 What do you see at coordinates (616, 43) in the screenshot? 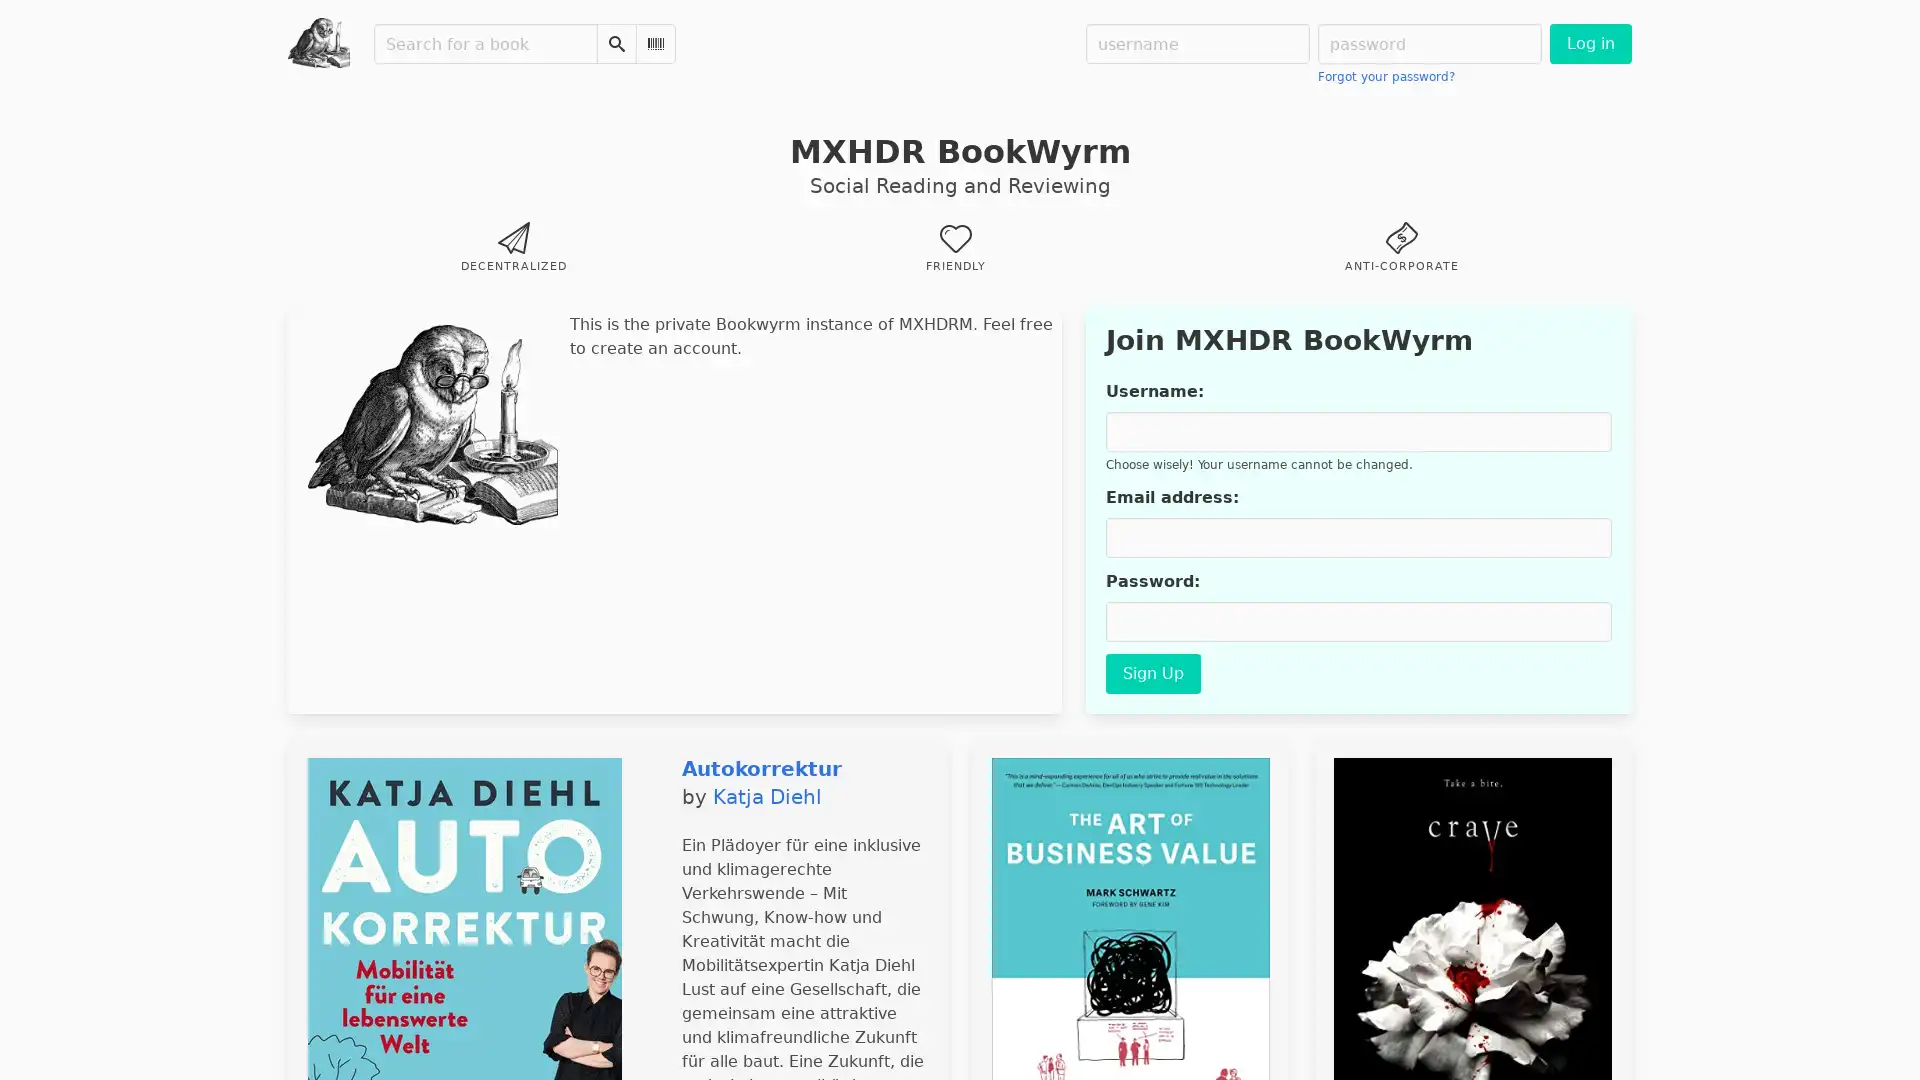
I see `Search` at bounding box center [616, 43].